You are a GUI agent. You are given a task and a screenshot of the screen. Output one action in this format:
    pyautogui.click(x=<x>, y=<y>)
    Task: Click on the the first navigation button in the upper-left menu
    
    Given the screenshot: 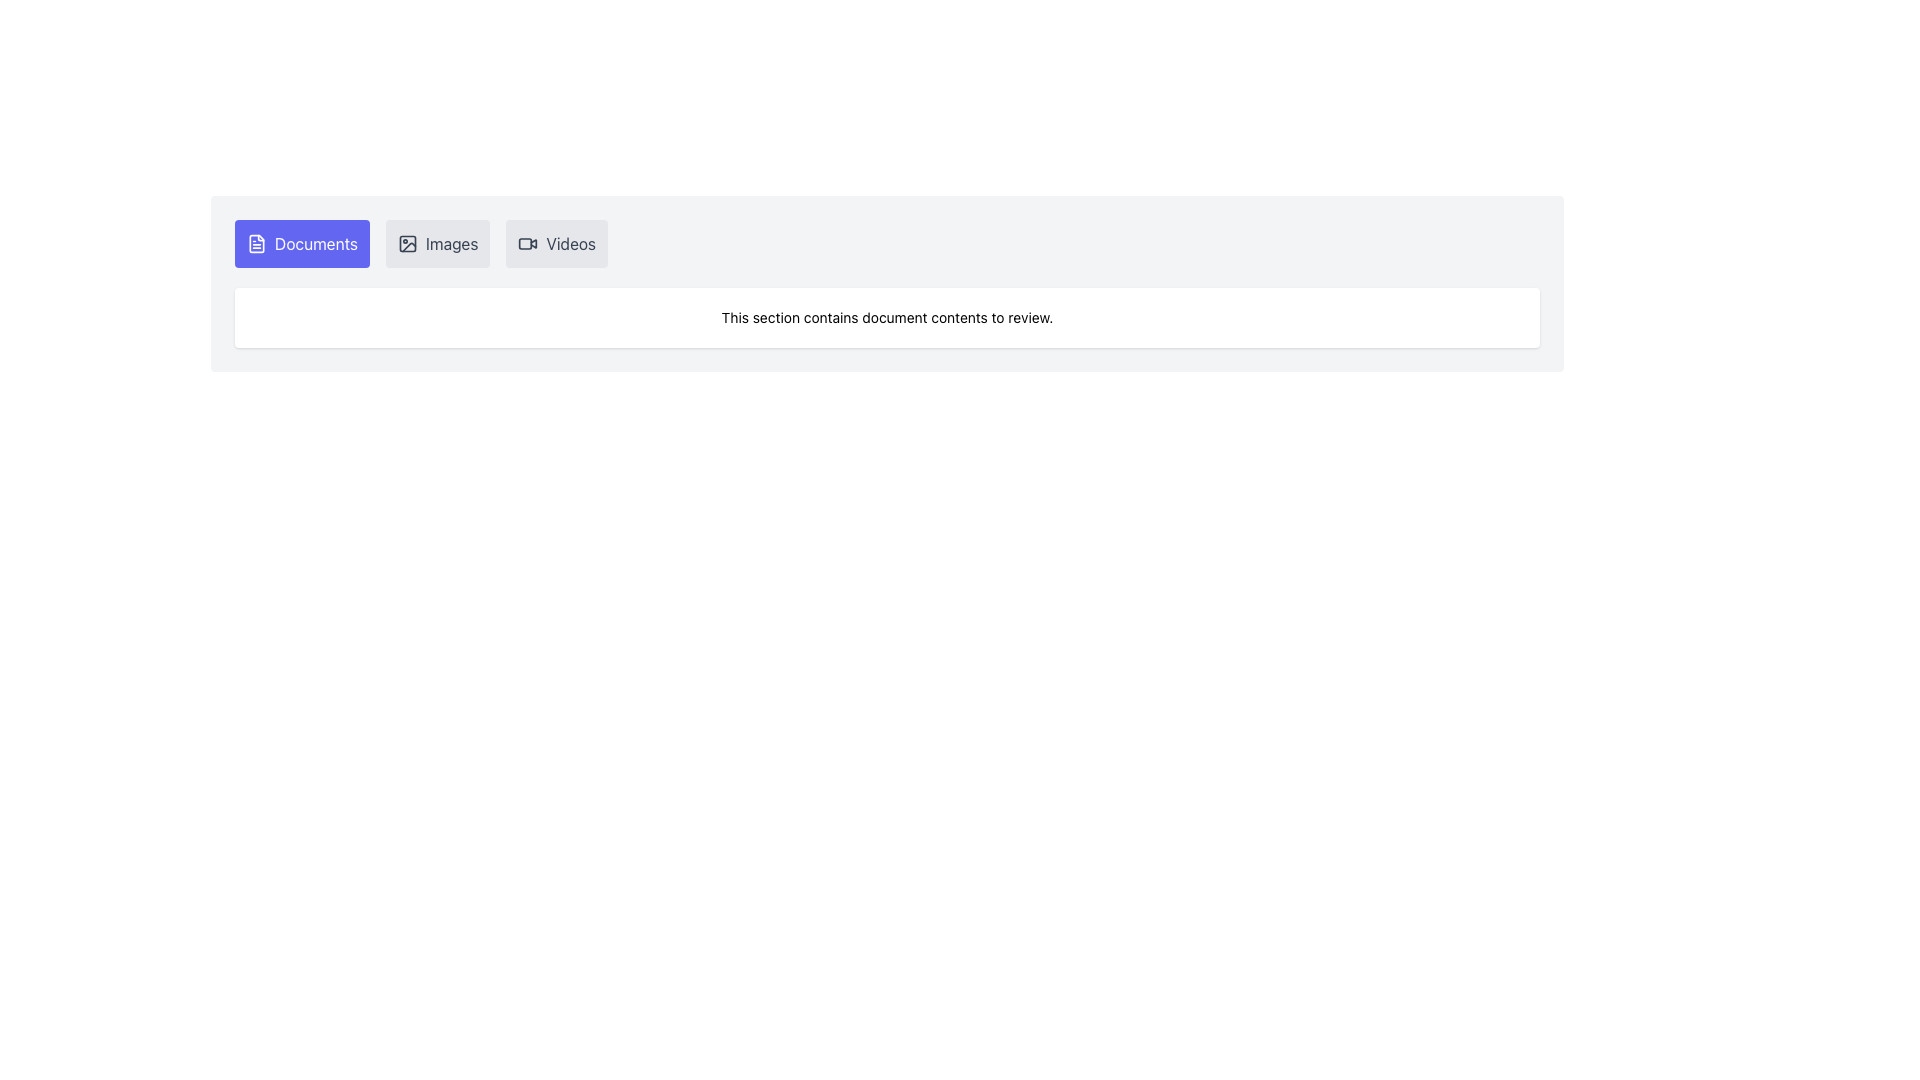 What is the action you would take?
    pyautogui.click(x=315, y=242)
    